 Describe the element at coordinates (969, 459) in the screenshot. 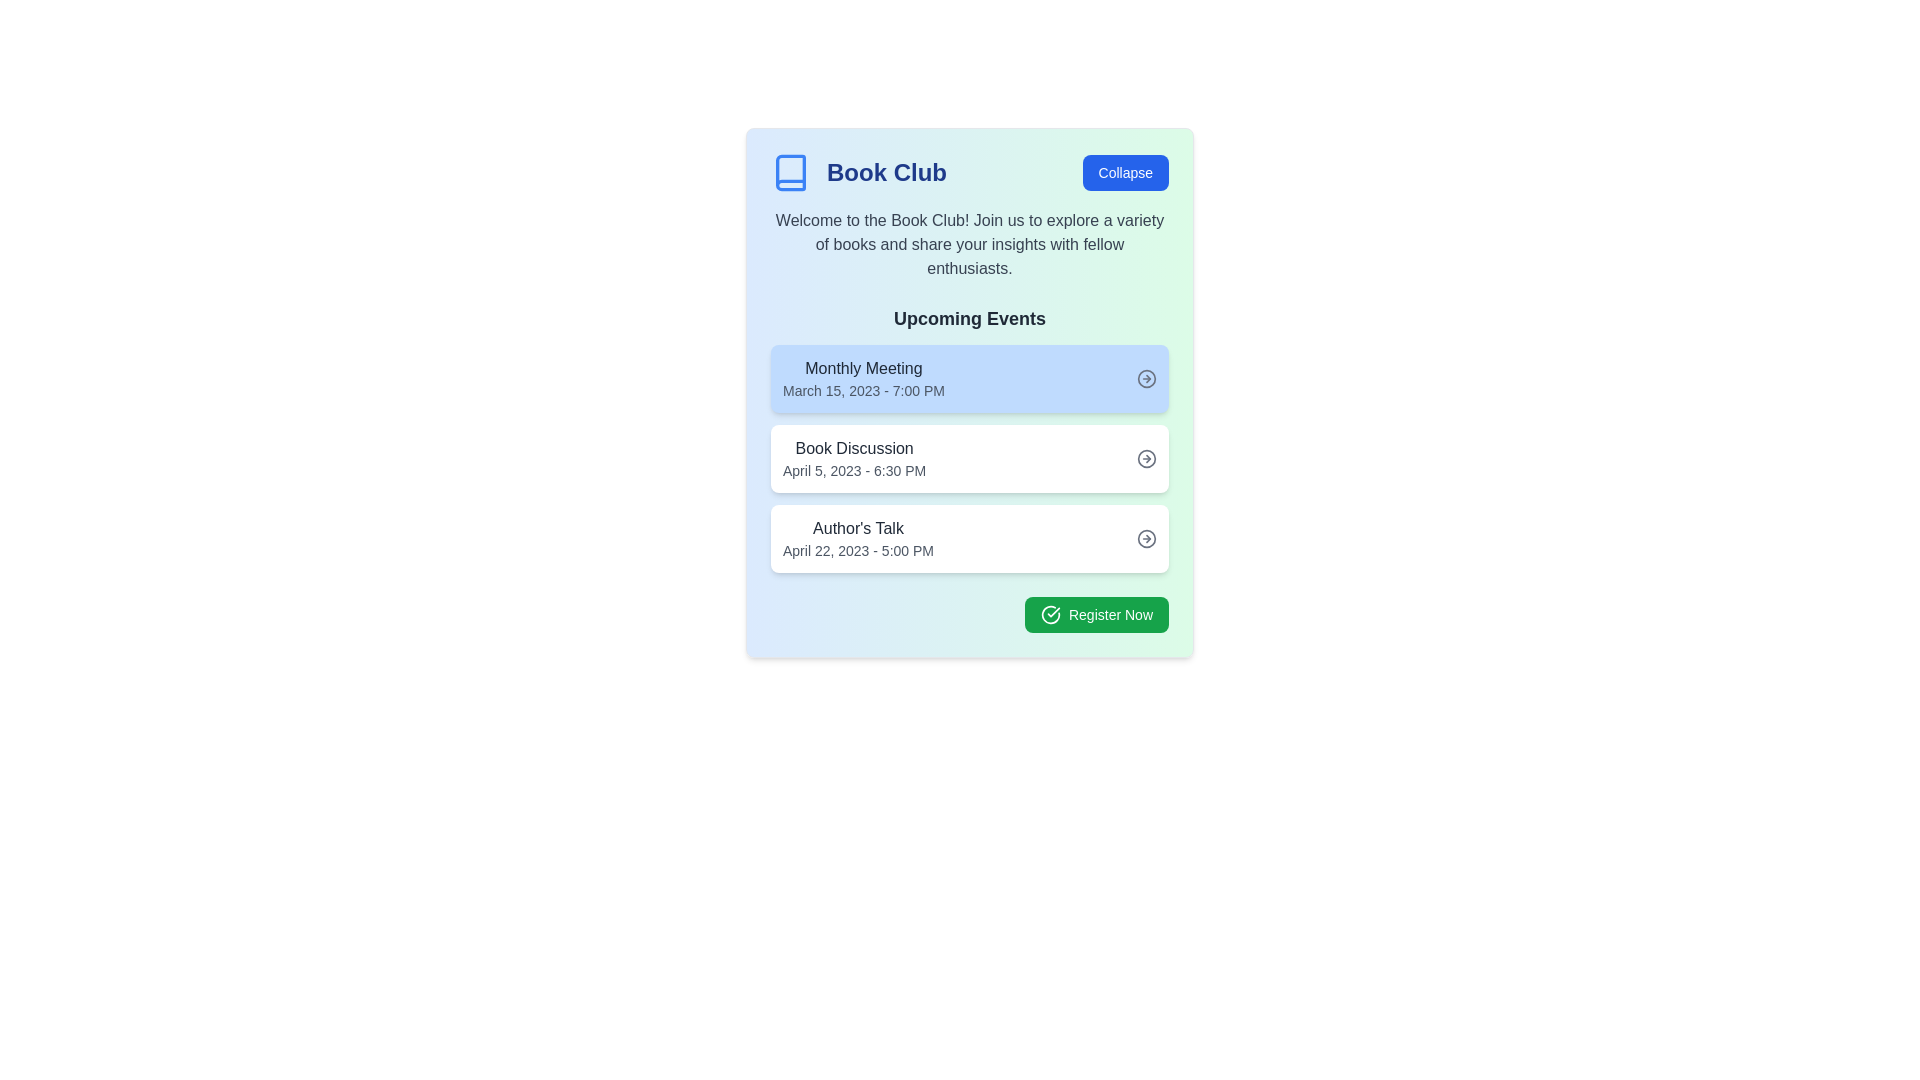

I see `the second interactive event entry in the 'Upcoming Events' list` at that location.